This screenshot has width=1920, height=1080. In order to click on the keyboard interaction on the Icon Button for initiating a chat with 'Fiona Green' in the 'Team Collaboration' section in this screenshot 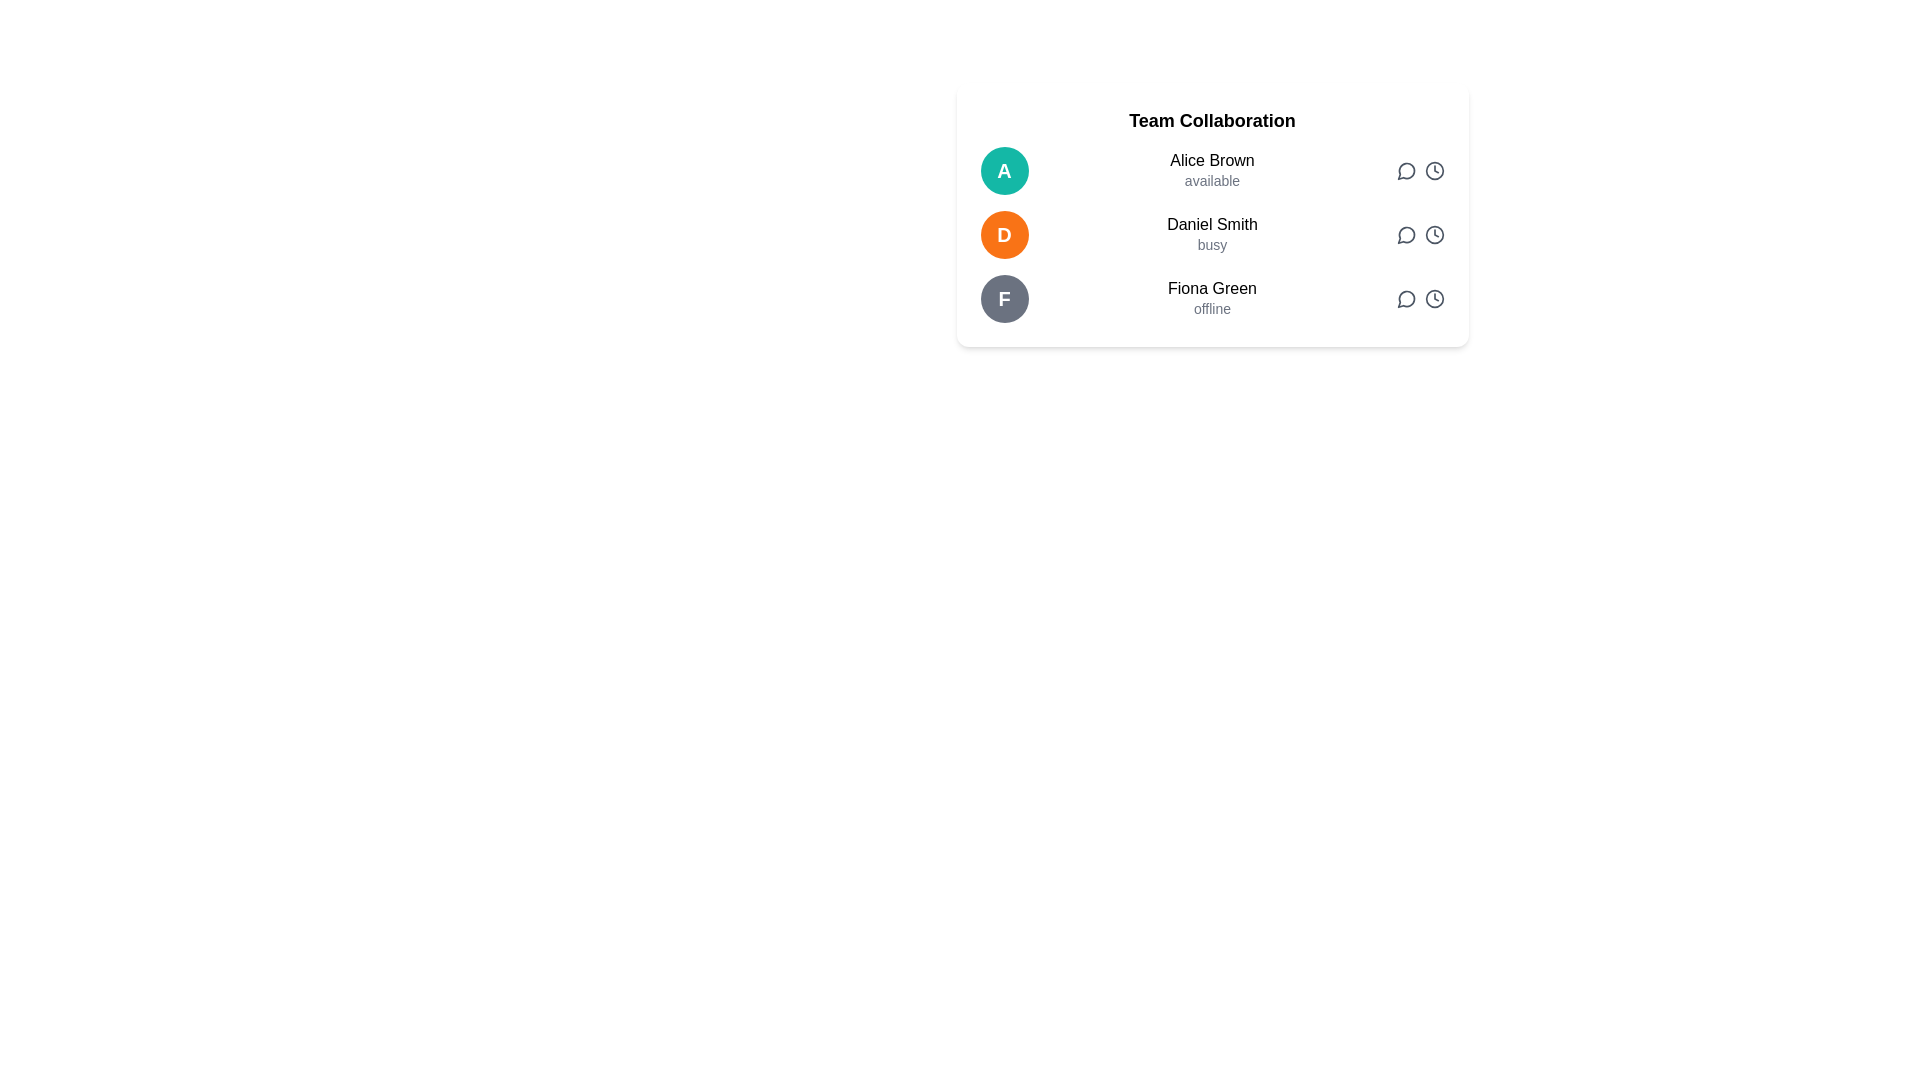, I will do `click(1405, 299)`.